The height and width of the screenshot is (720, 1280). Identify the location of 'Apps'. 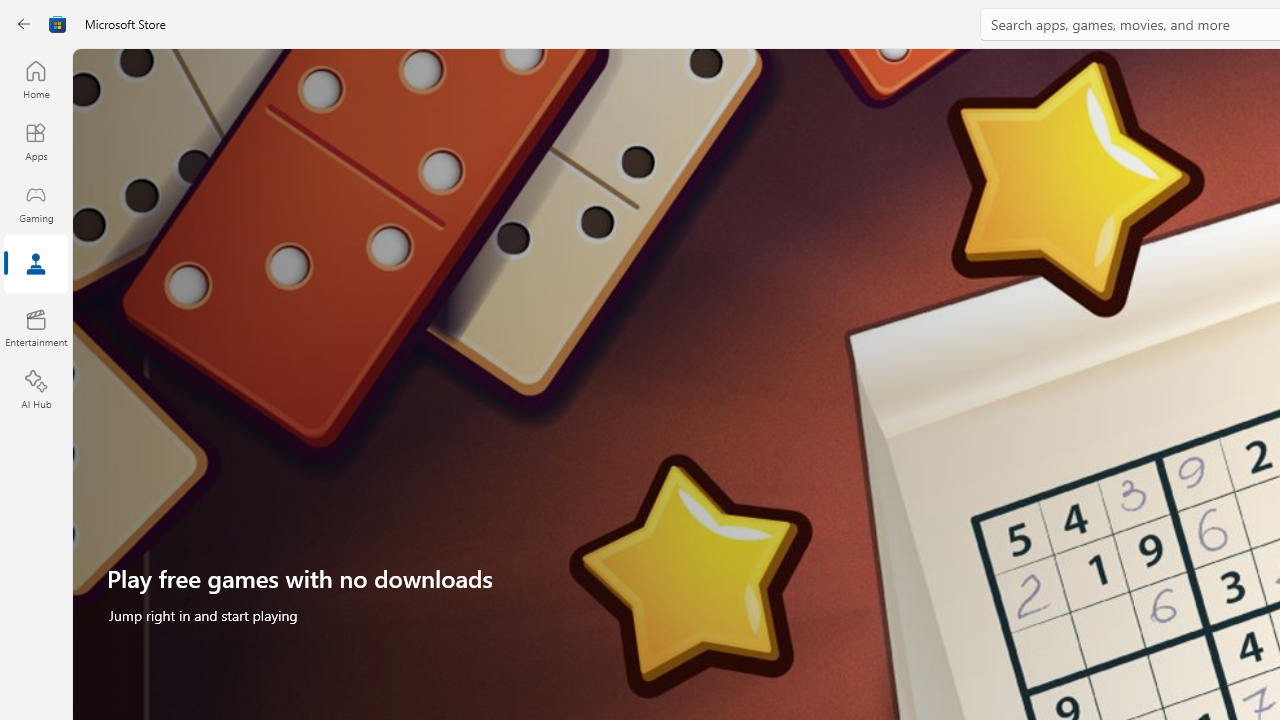
(35, 140).